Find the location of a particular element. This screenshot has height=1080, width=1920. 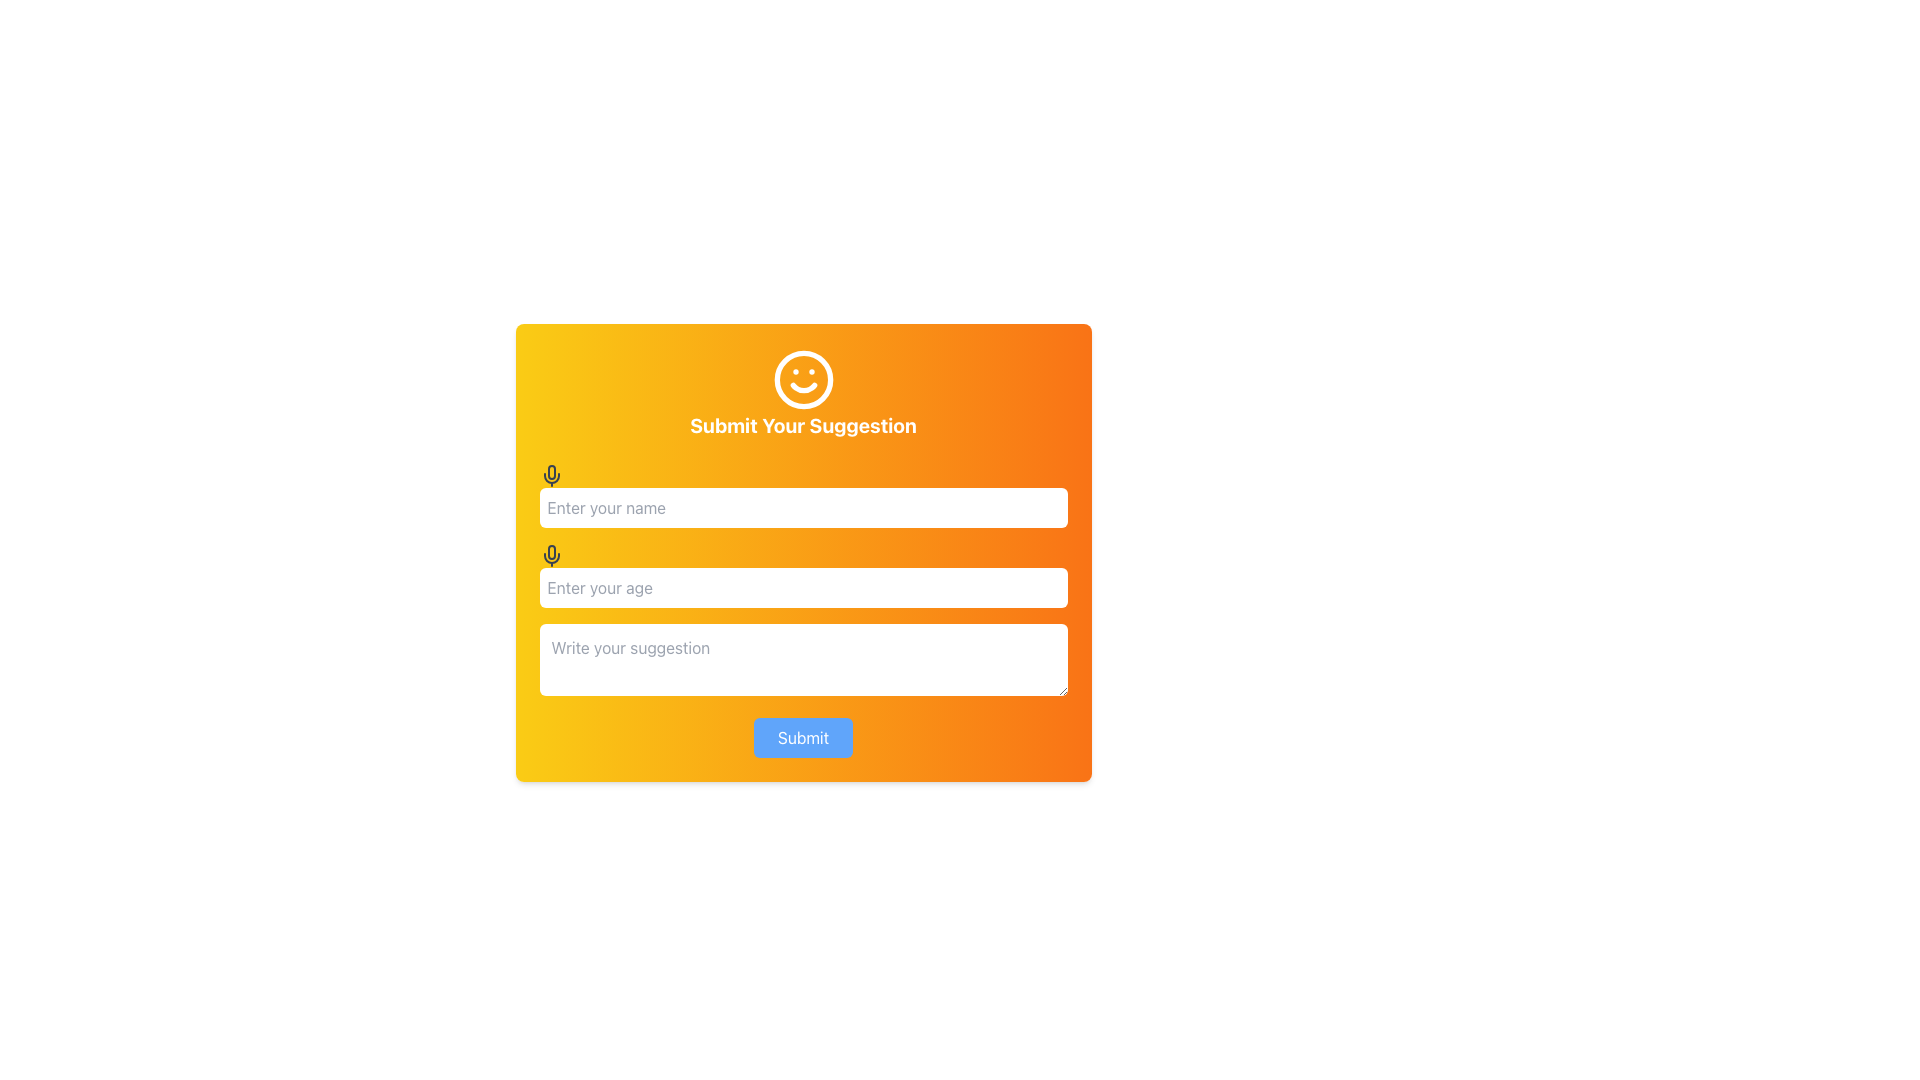

the microphone icon, which is a rounded rectangle with a vertical line and a semi-circular arc, located adjacent to the 'Enter your age' input field is located at coordinates (551, 558).